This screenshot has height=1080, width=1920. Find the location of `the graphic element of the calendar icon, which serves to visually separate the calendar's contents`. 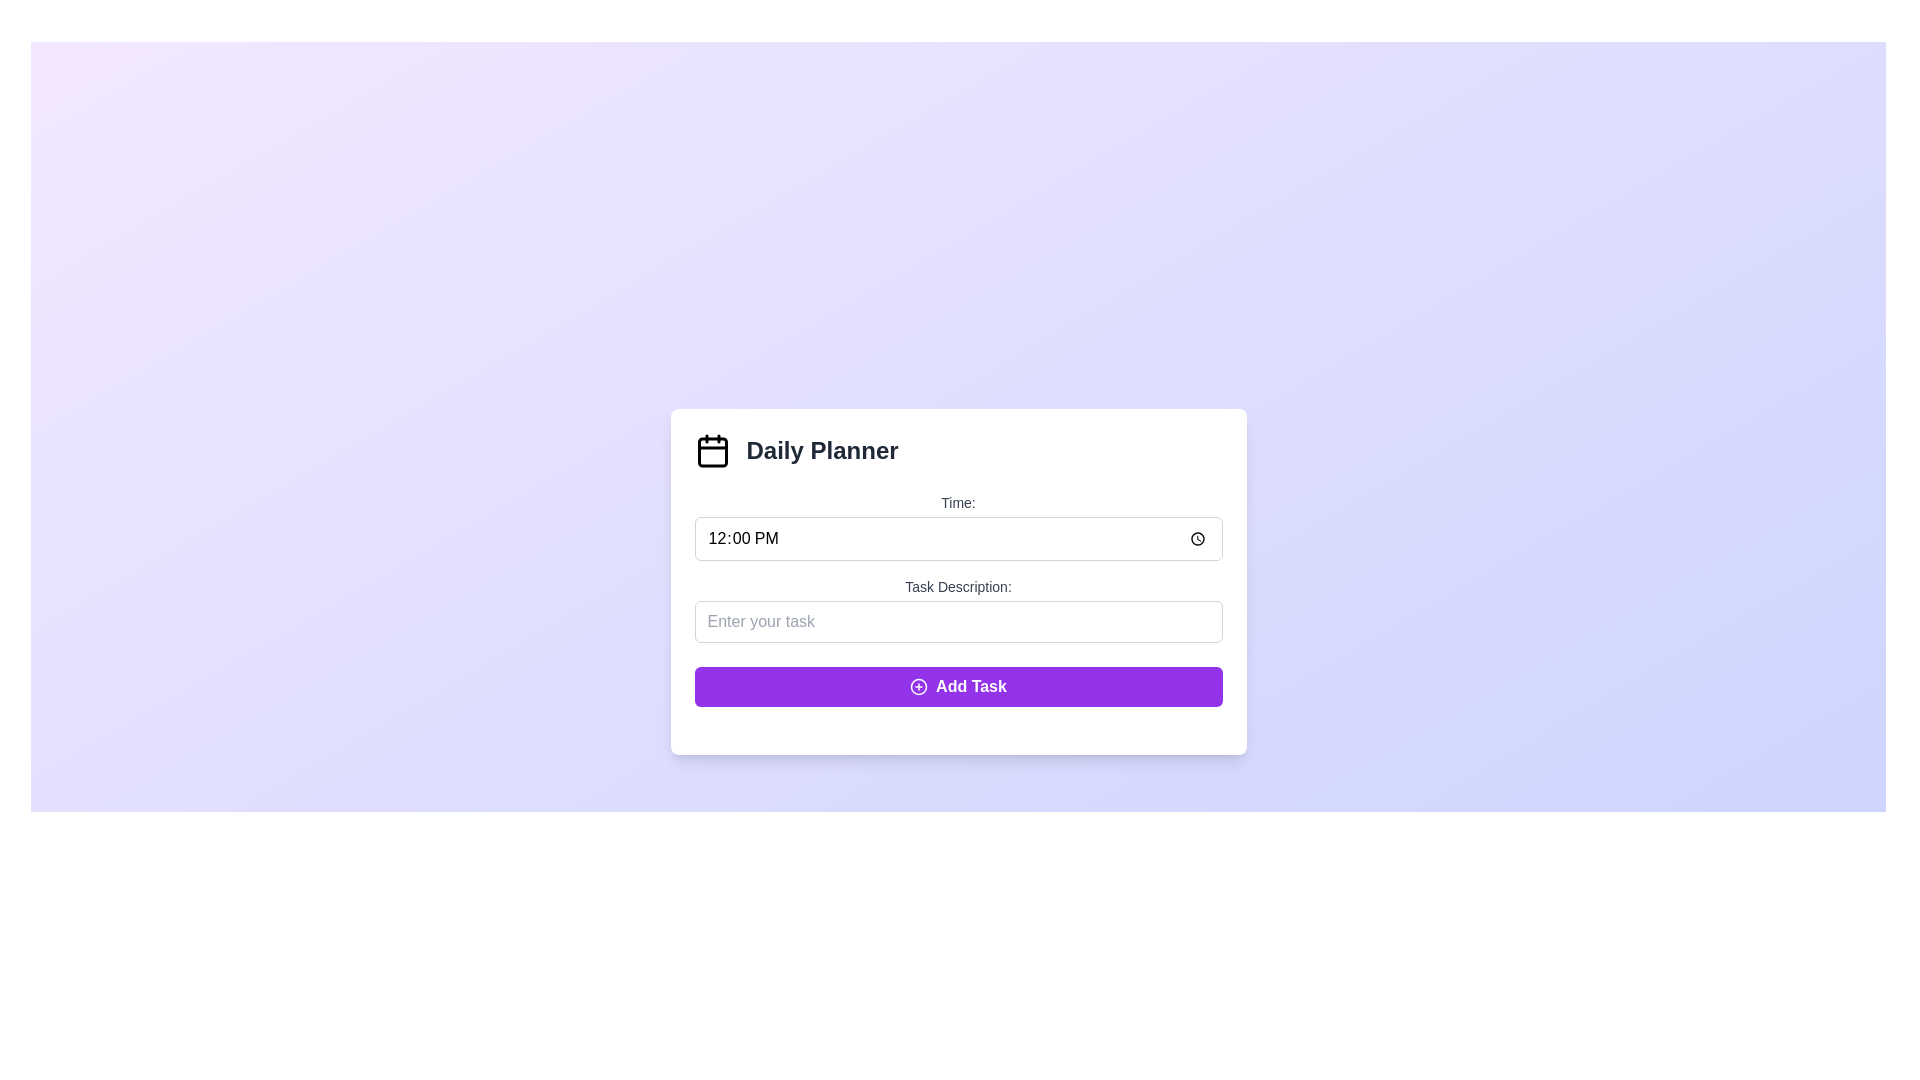

the graphic element of the calendar icon, which serves to visually separate the calendar's contents is located at coordinates (712, 452).